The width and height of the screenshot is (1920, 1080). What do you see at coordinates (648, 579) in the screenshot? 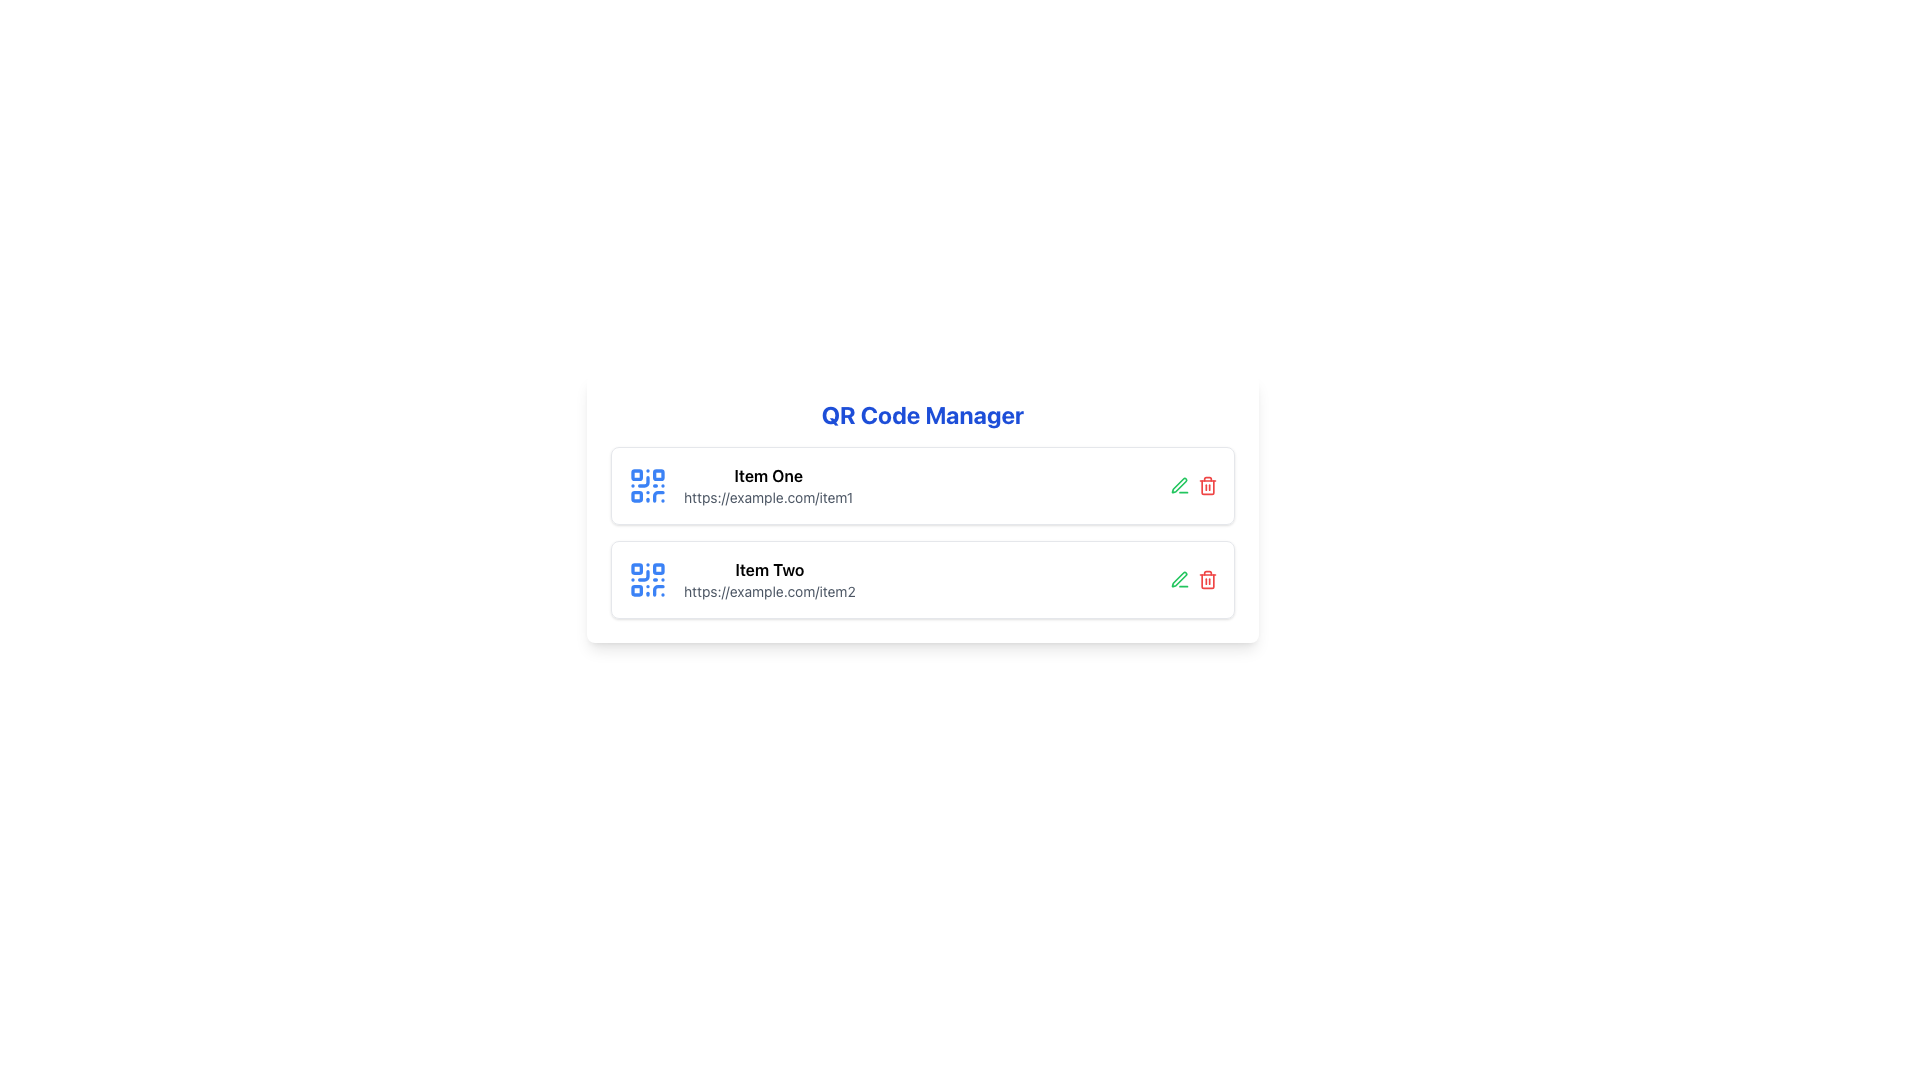
I see `the QR code functionality by clicking on the visual QR code icon for 'Item Two' located to the left of the associated label` at bounding box center [648, 579].